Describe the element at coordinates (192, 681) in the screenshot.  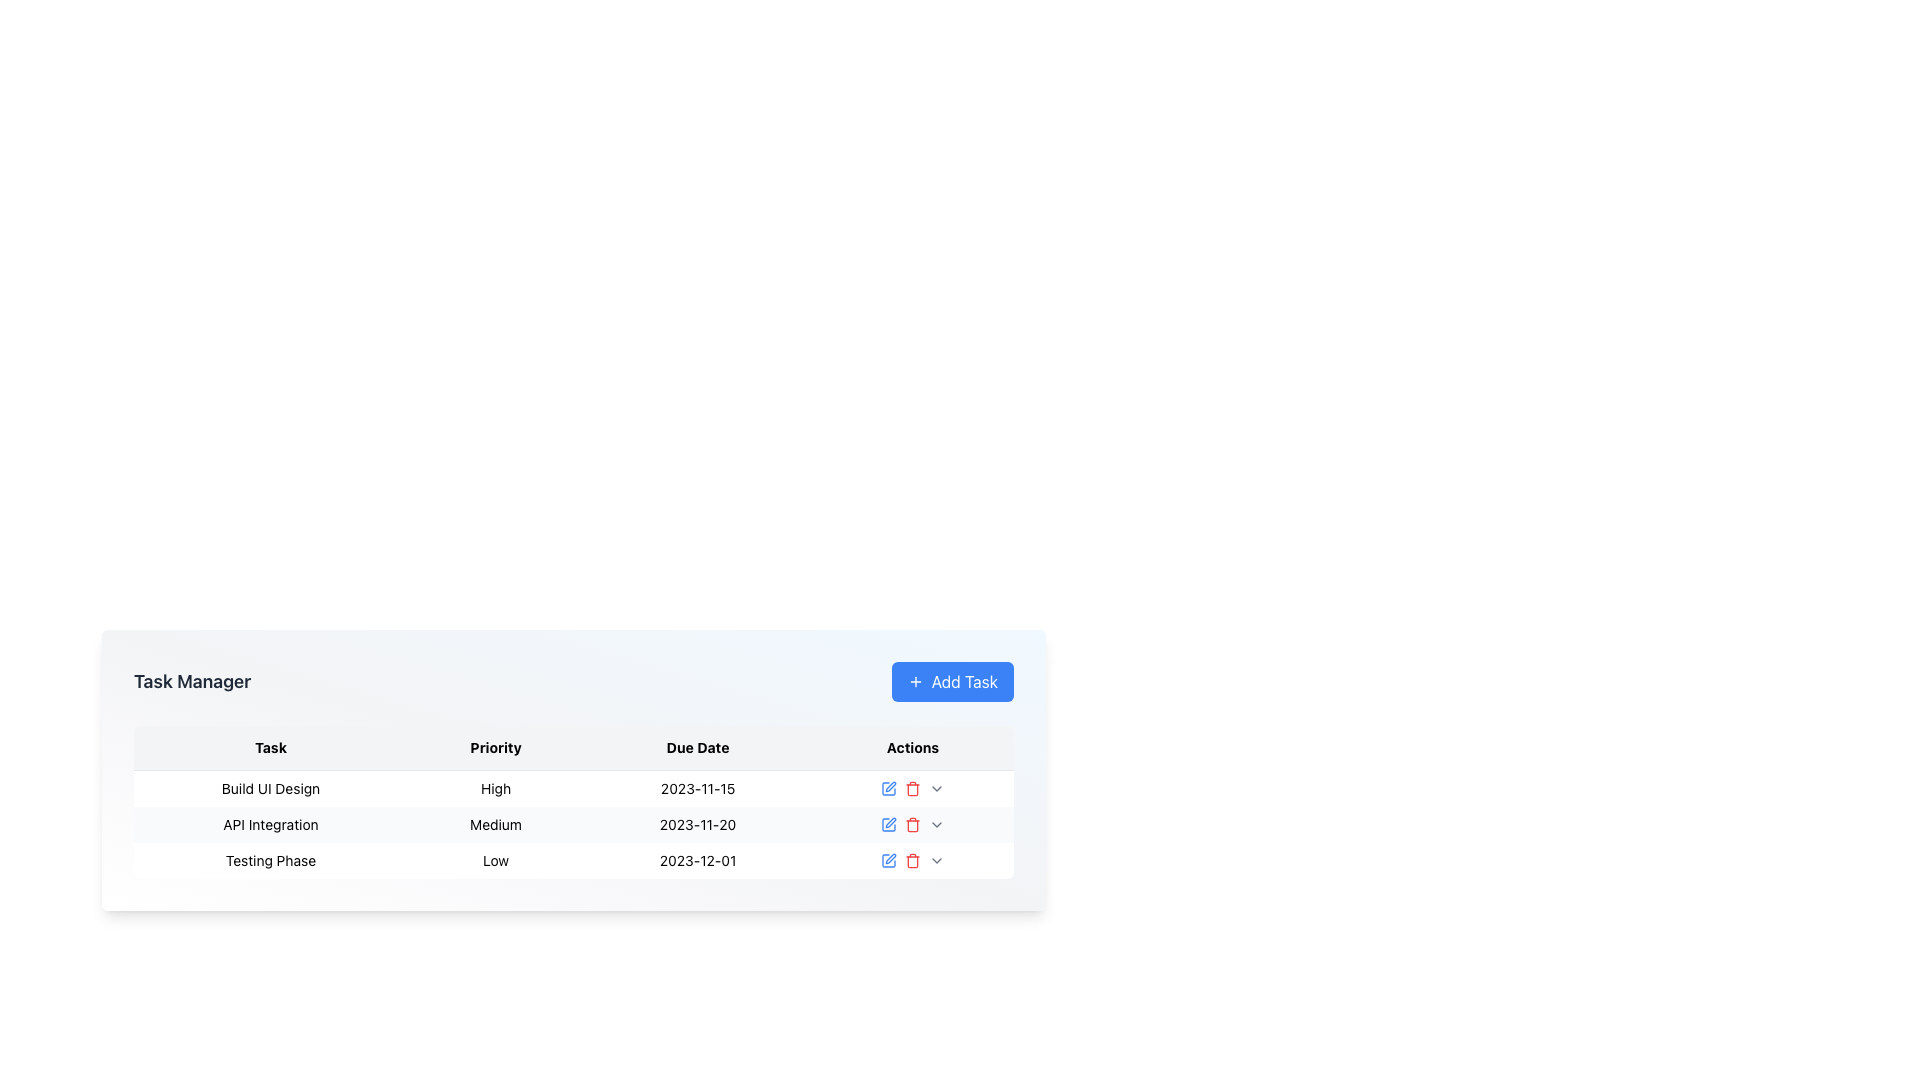
I see `the 'Task Manager' label, which is a bold textual label located in the upper-left section of the header bar above the task management table layout` at that location.